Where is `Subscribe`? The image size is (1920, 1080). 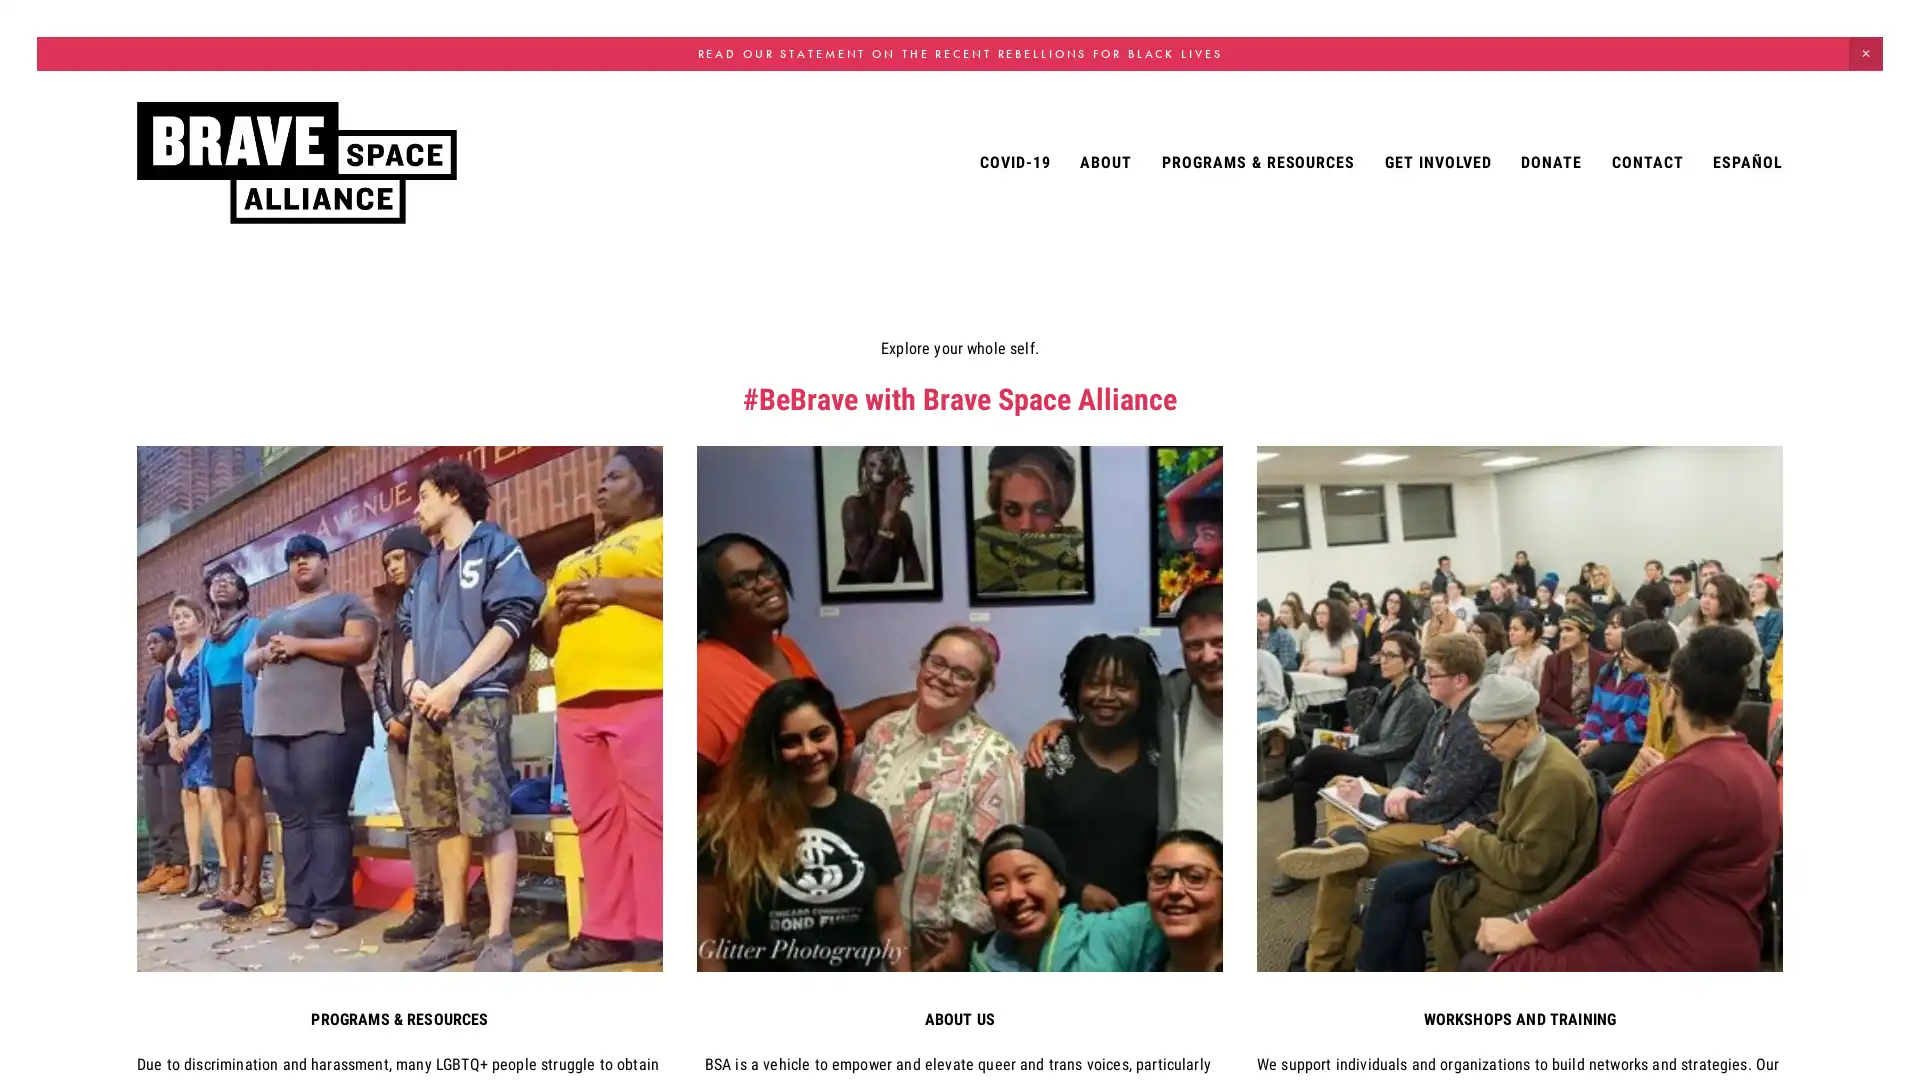
Subscribe is located at coordinates (1129, 586).